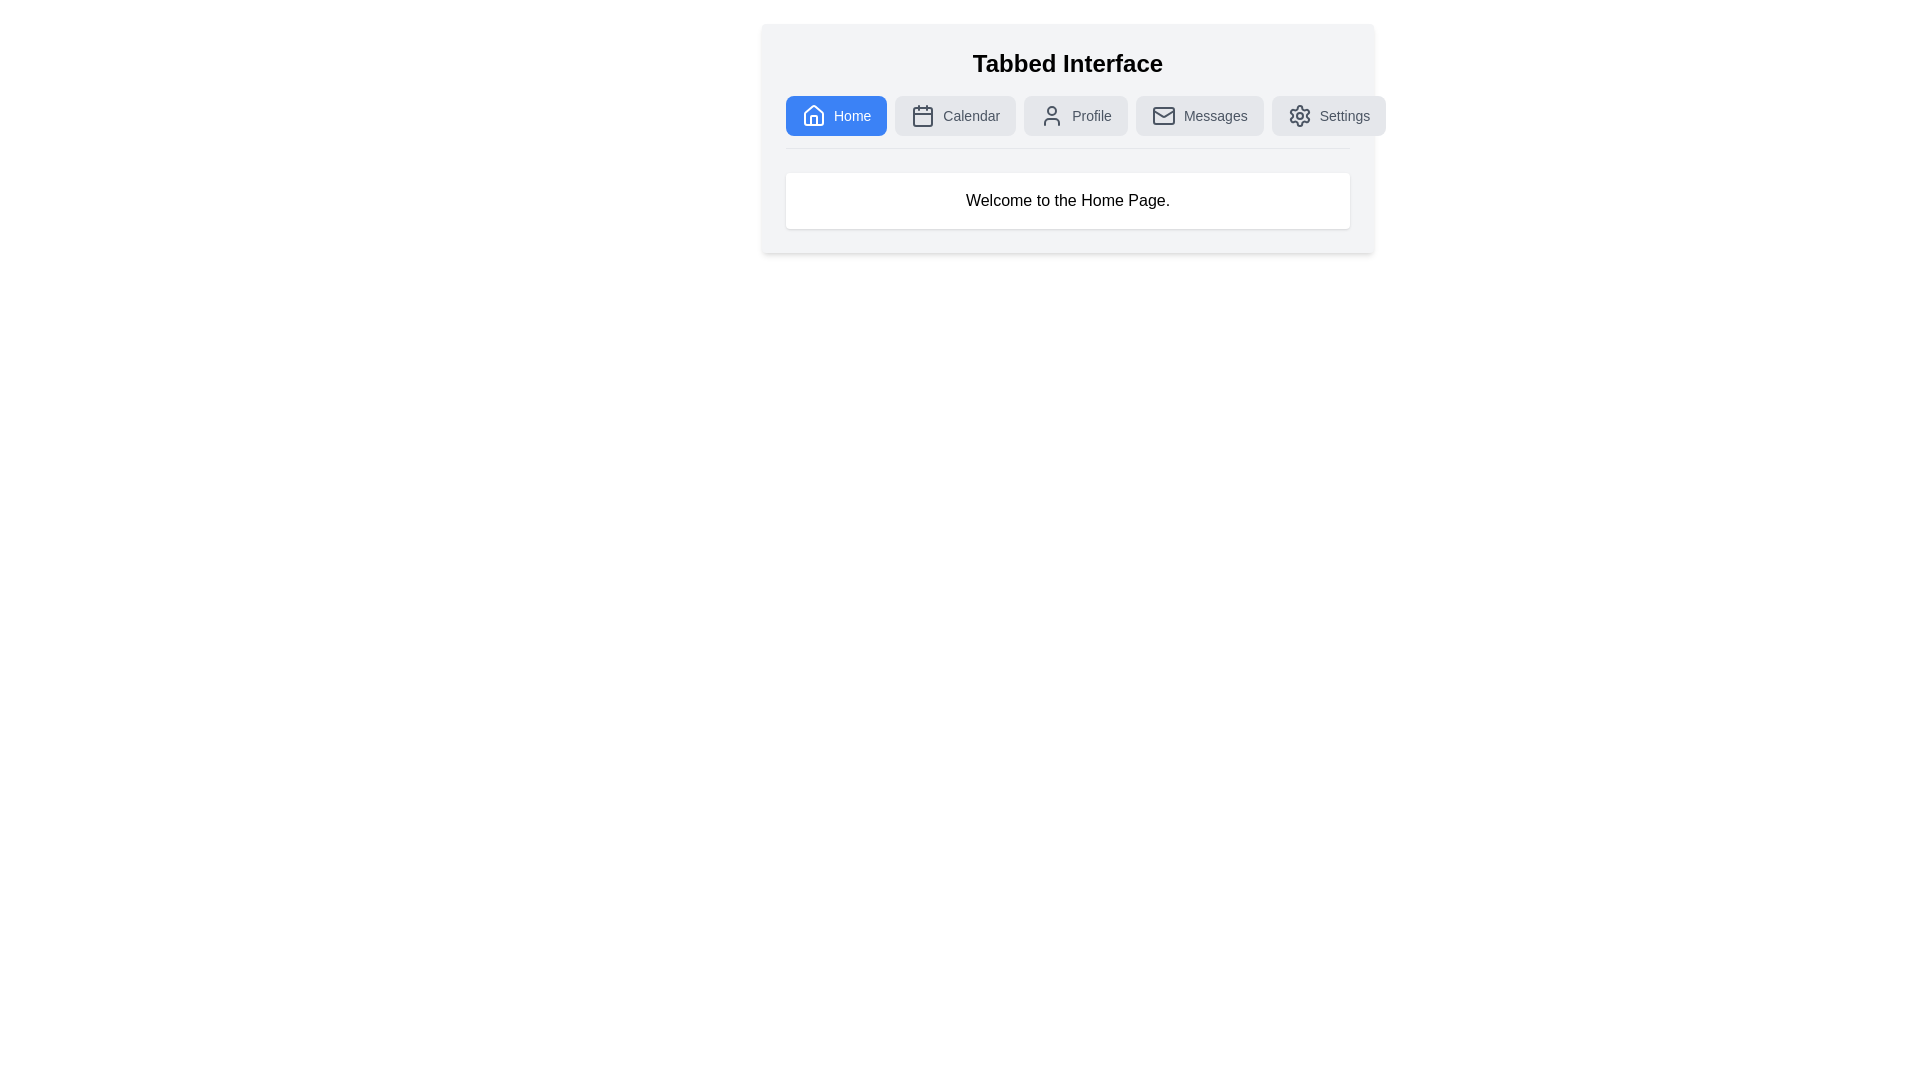 This screenshot has width=1920, height=1080. Describe the element at coordinates (1051, 115) in the screenshot. I see `the 'Profile' icon in the navigation interface, which visually represents user information or account settings, located centrally to the left of the 'Profile' text label` at that location.